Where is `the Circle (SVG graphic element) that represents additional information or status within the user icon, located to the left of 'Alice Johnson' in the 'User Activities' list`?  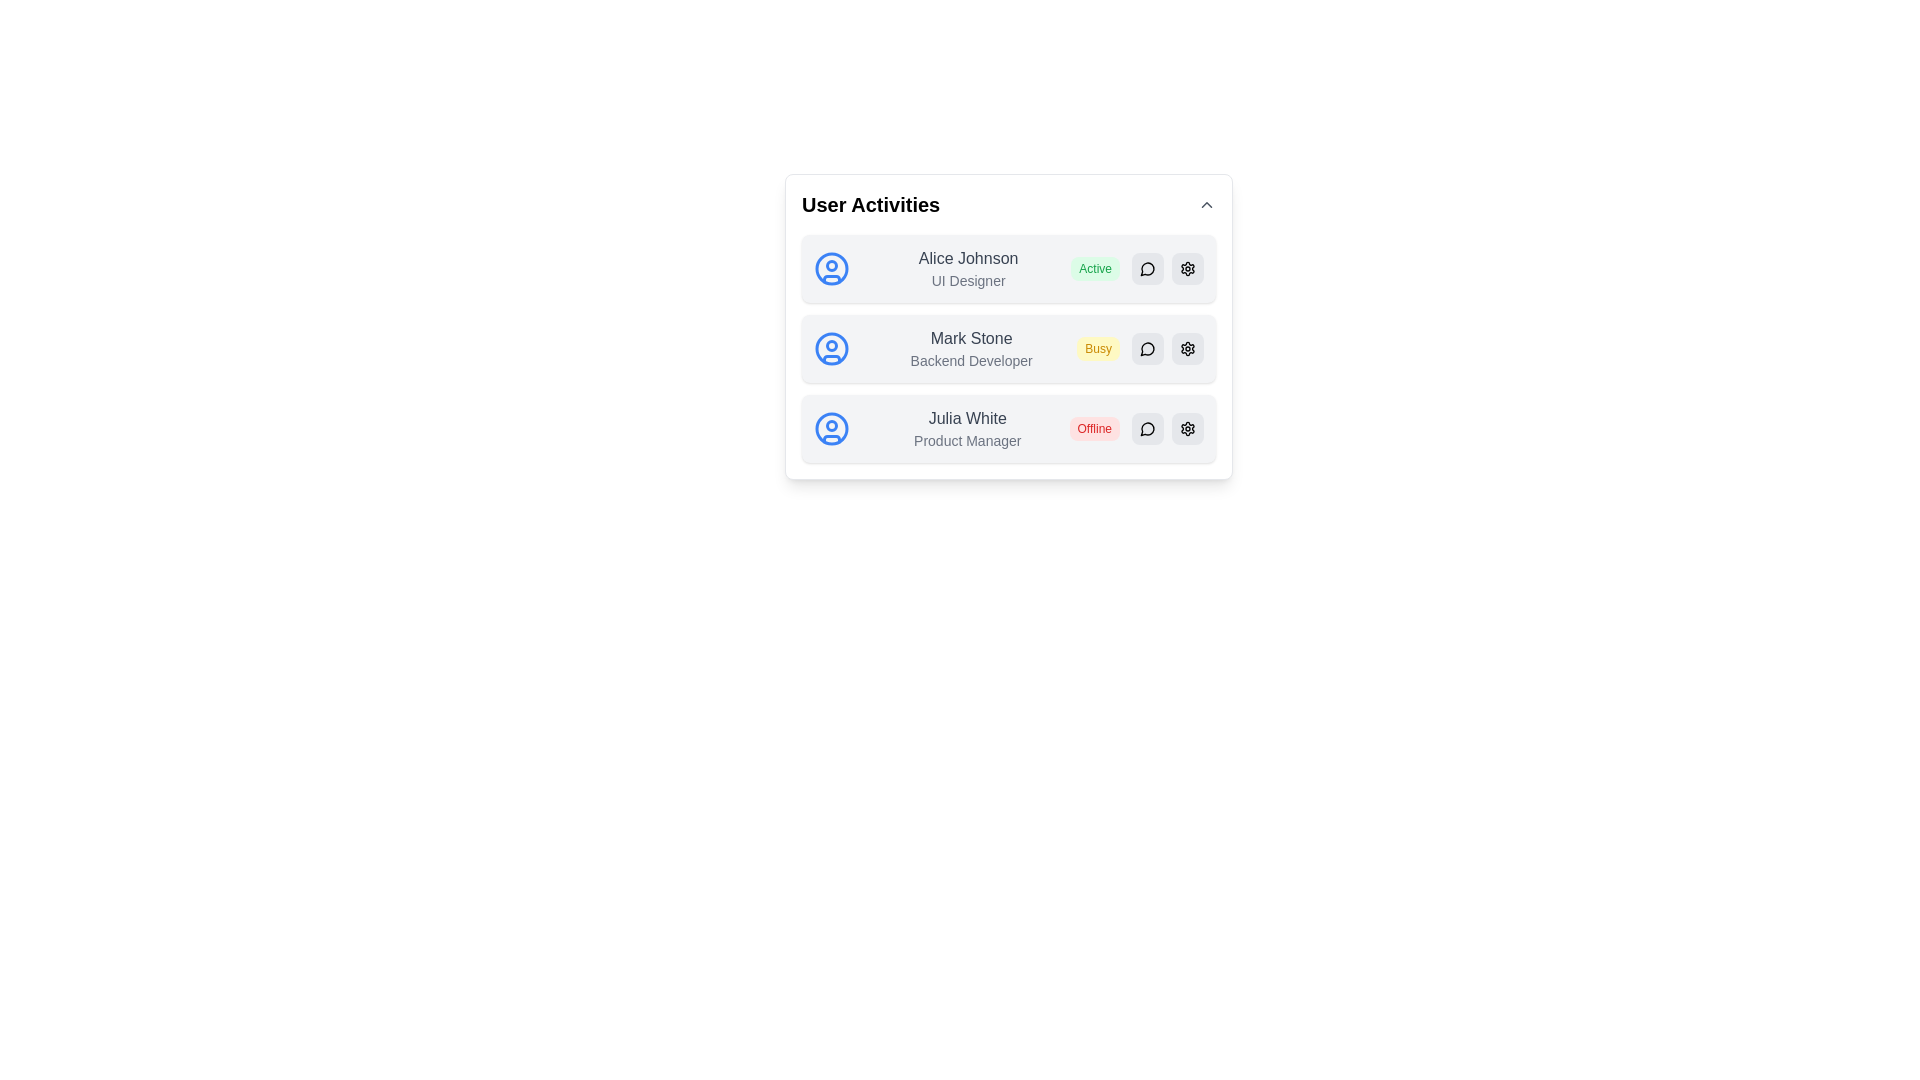 the Circle (SVG graphic element) that represents additional information or status within the user icon, located to the left of 'Alice Johnson' in the 'User Activities' list is located at coordinates (831, 265).